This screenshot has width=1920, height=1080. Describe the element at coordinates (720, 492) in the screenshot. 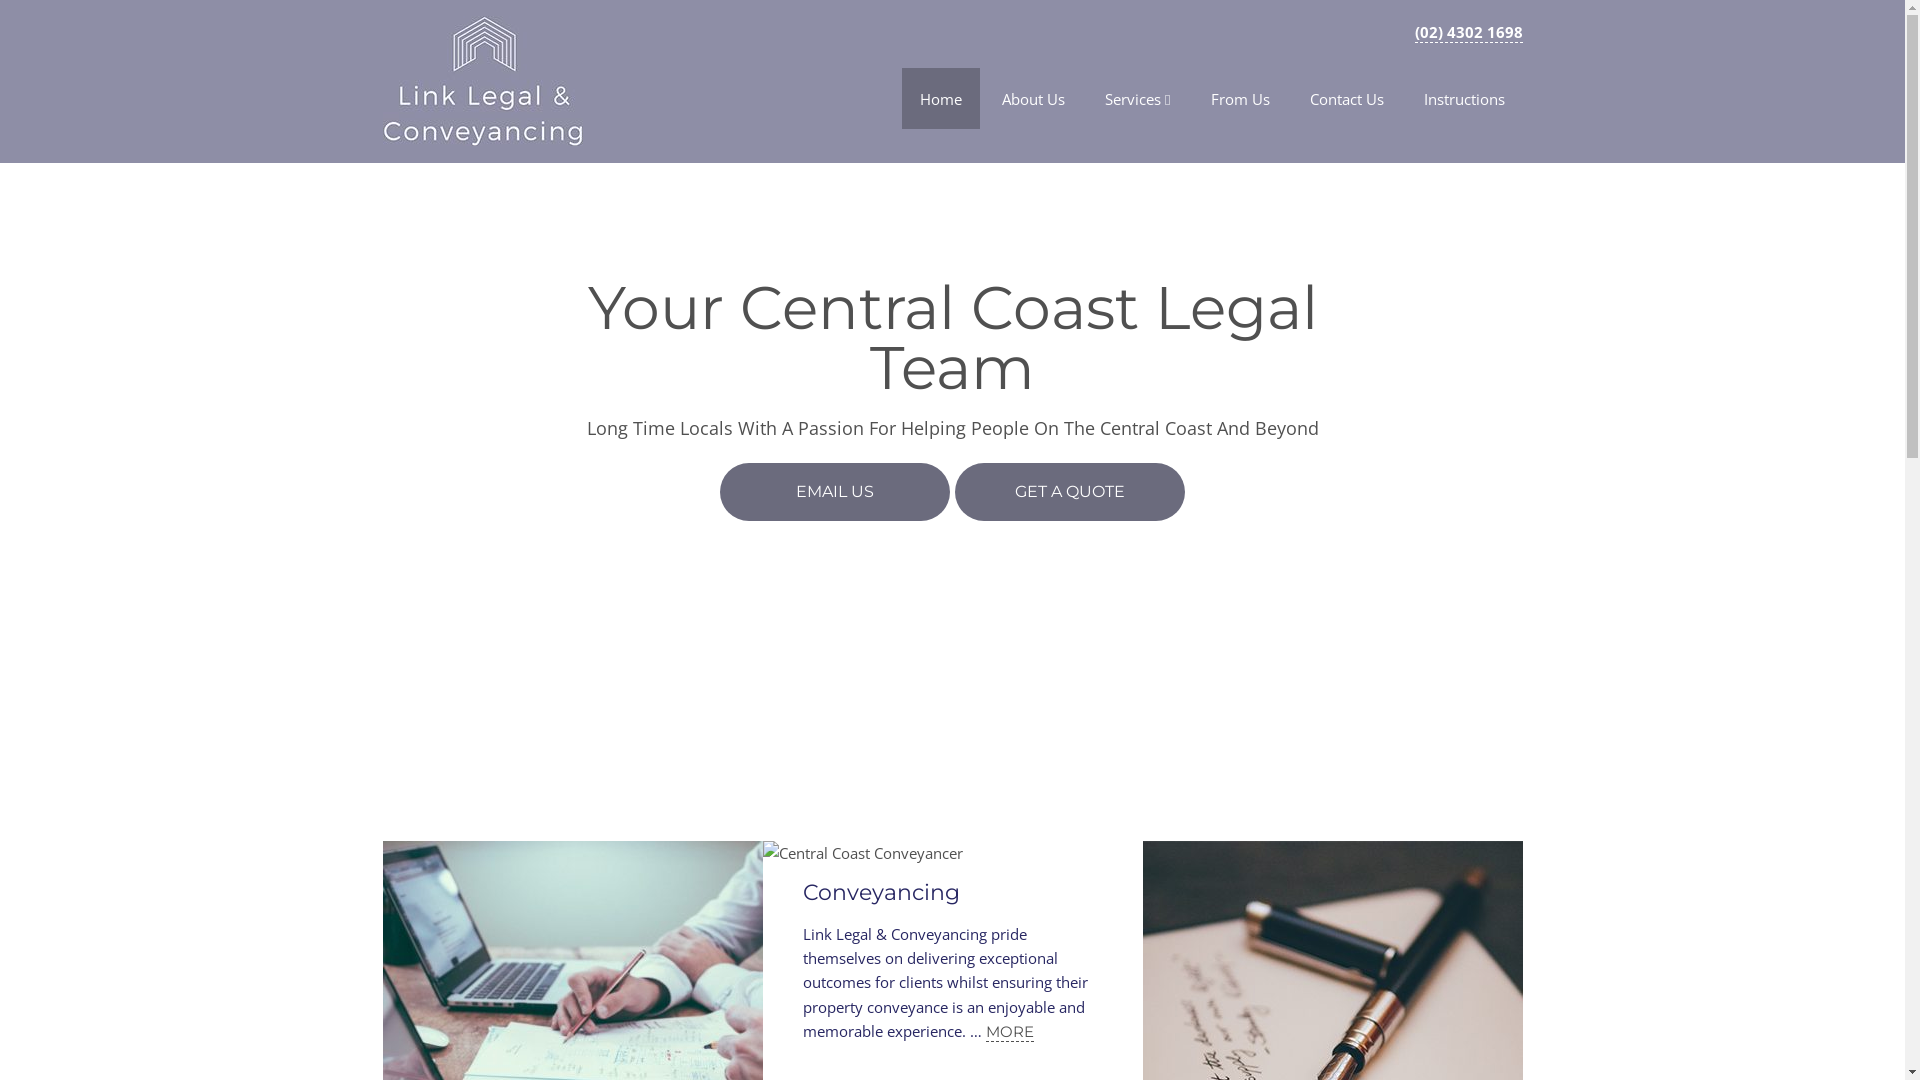

I see `'EMAIL US'` at that location.